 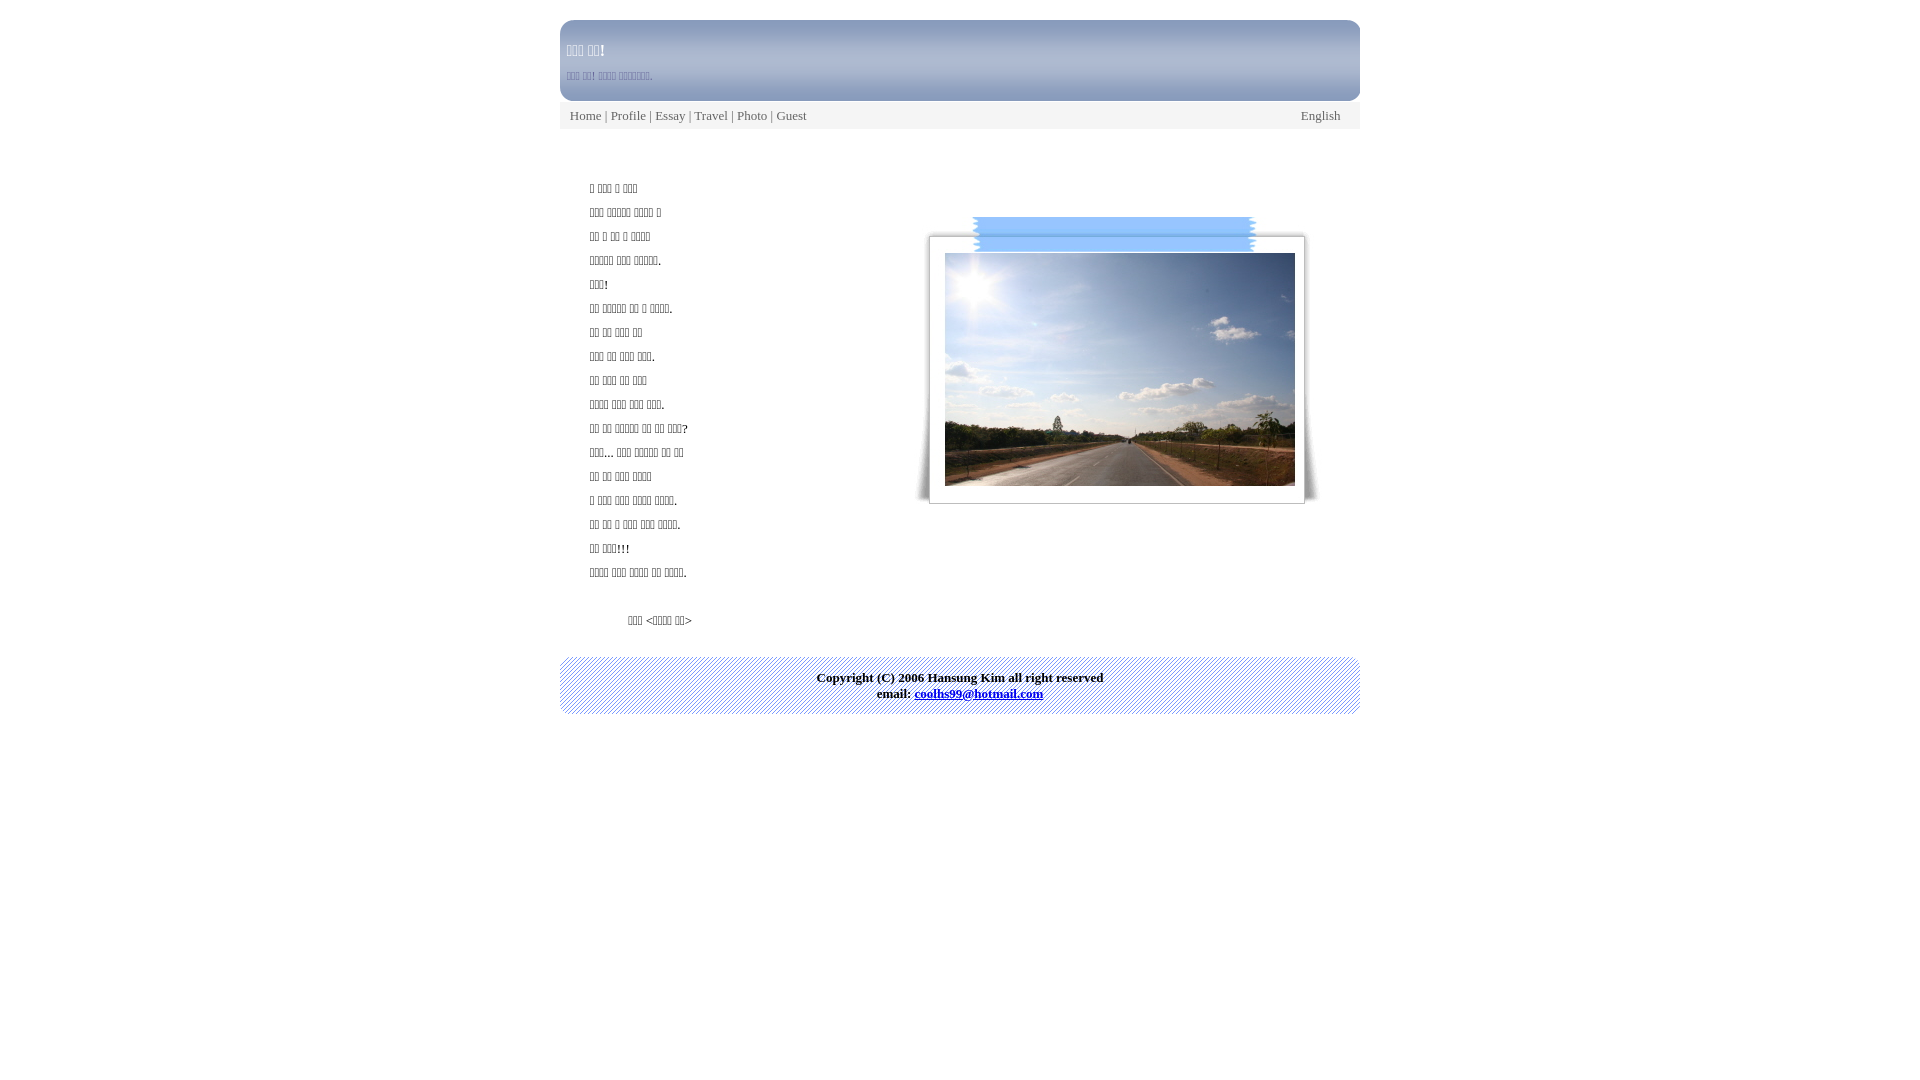 I want to click on 'Essay', so click(x=670, y=115).